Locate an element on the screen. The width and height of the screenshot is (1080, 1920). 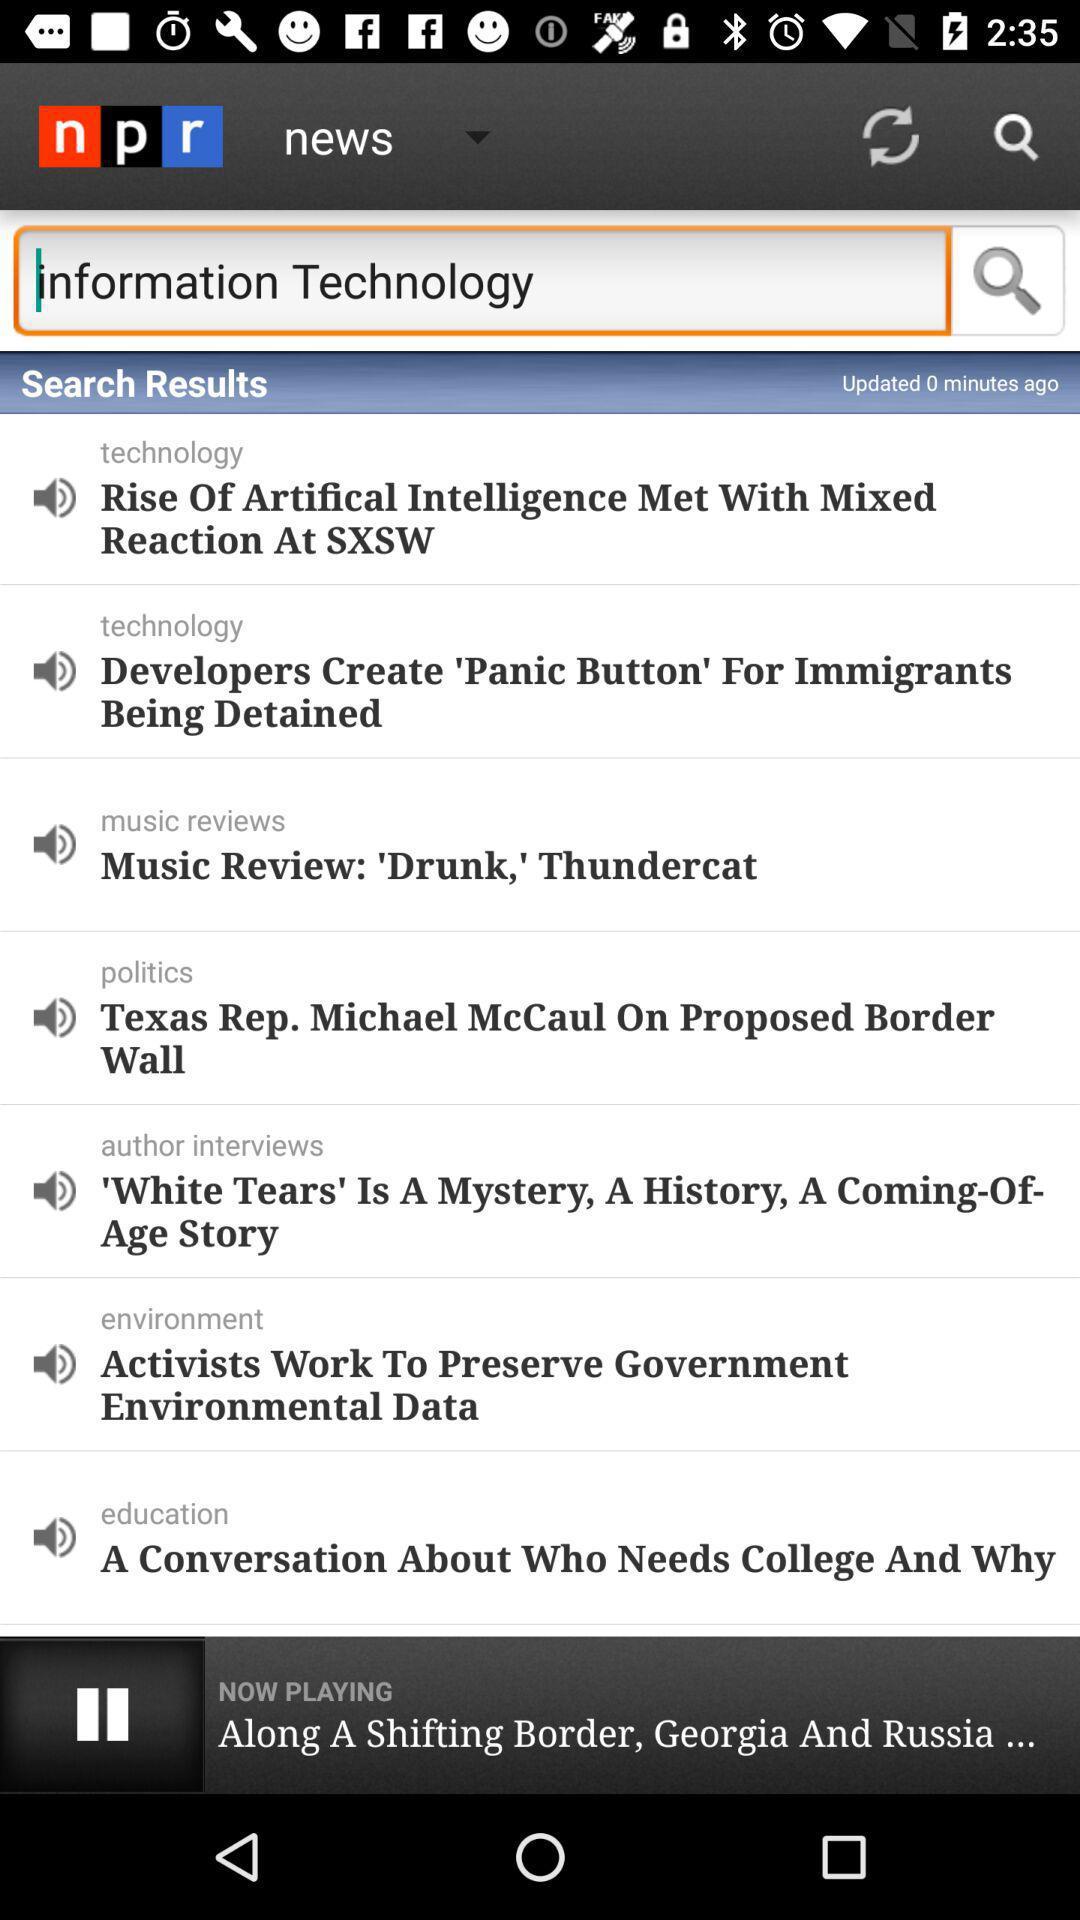
the volume icon shown in the first option below search results is located at coordinates (53, 498).